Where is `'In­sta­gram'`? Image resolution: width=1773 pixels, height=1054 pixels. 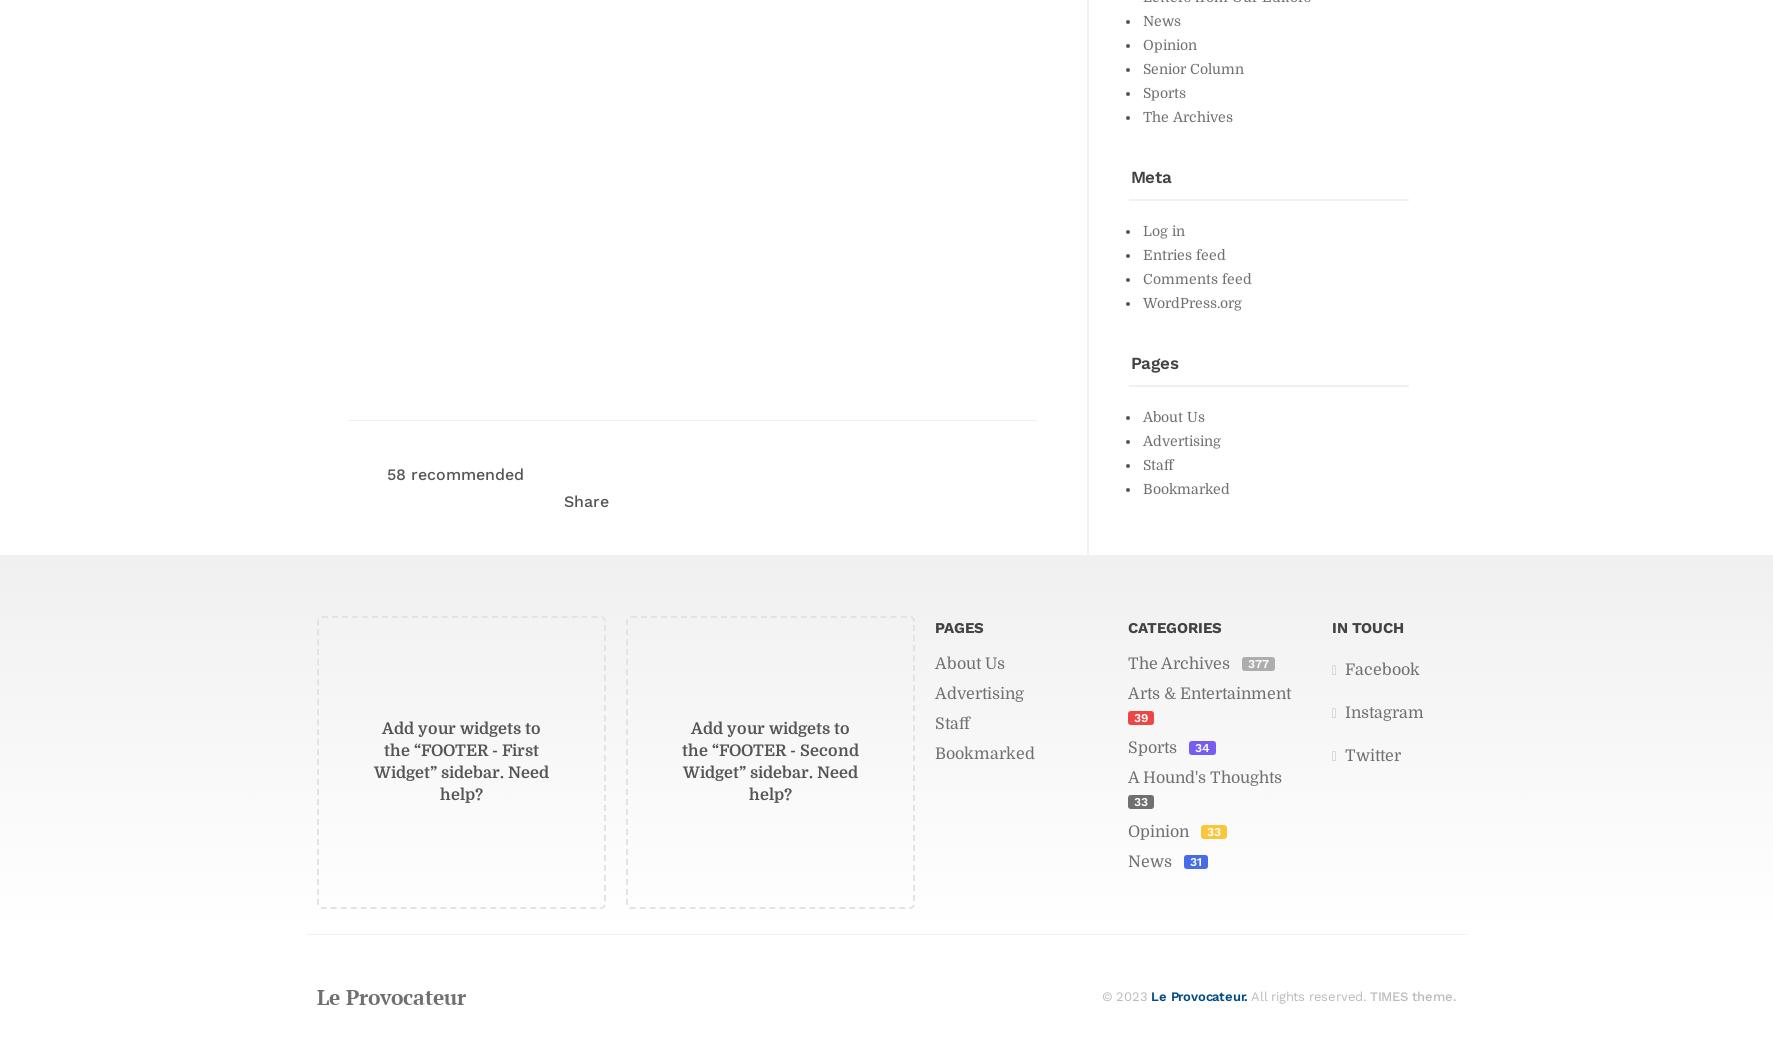
'In­sta­gram' is located at coordinates (1382, 710).